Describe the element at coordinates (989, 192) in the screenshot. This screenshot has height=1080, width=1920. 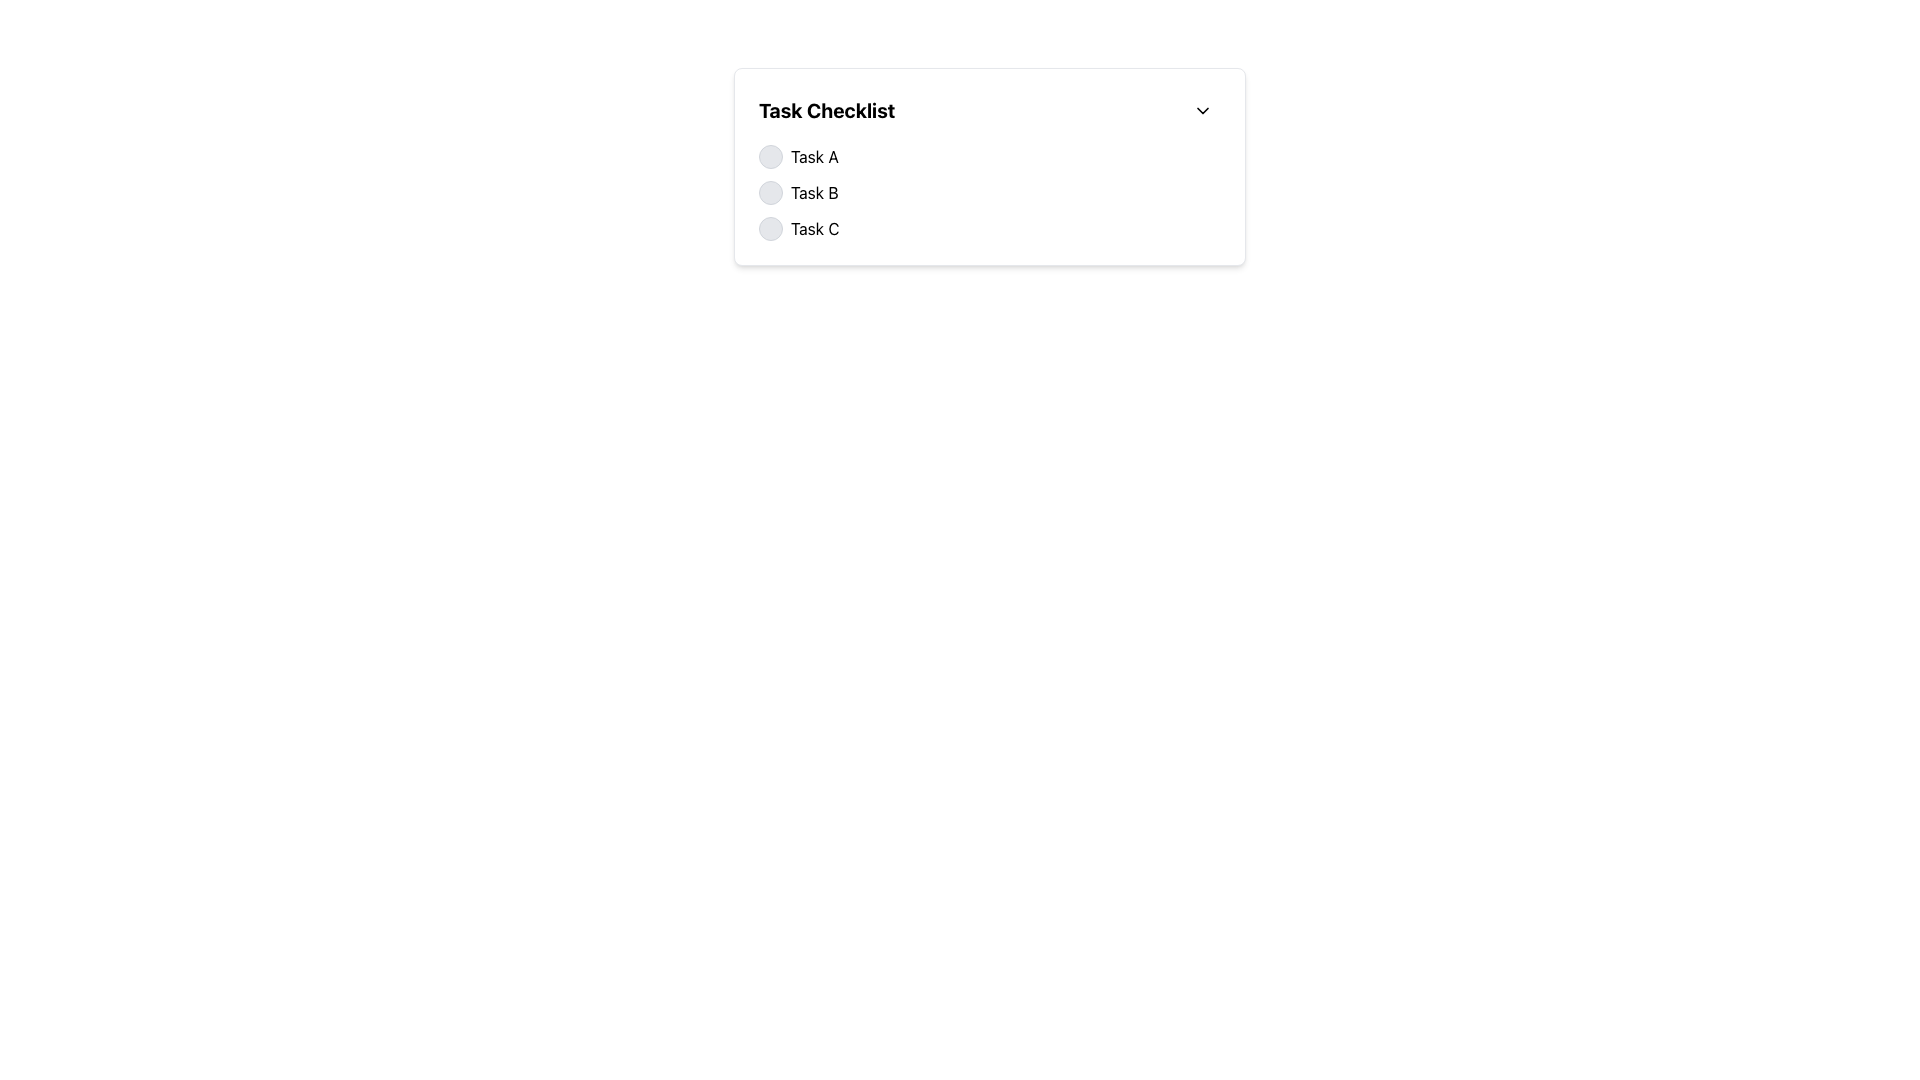
I see `the checkbox of the task item labeled 'Task B'` at that location.